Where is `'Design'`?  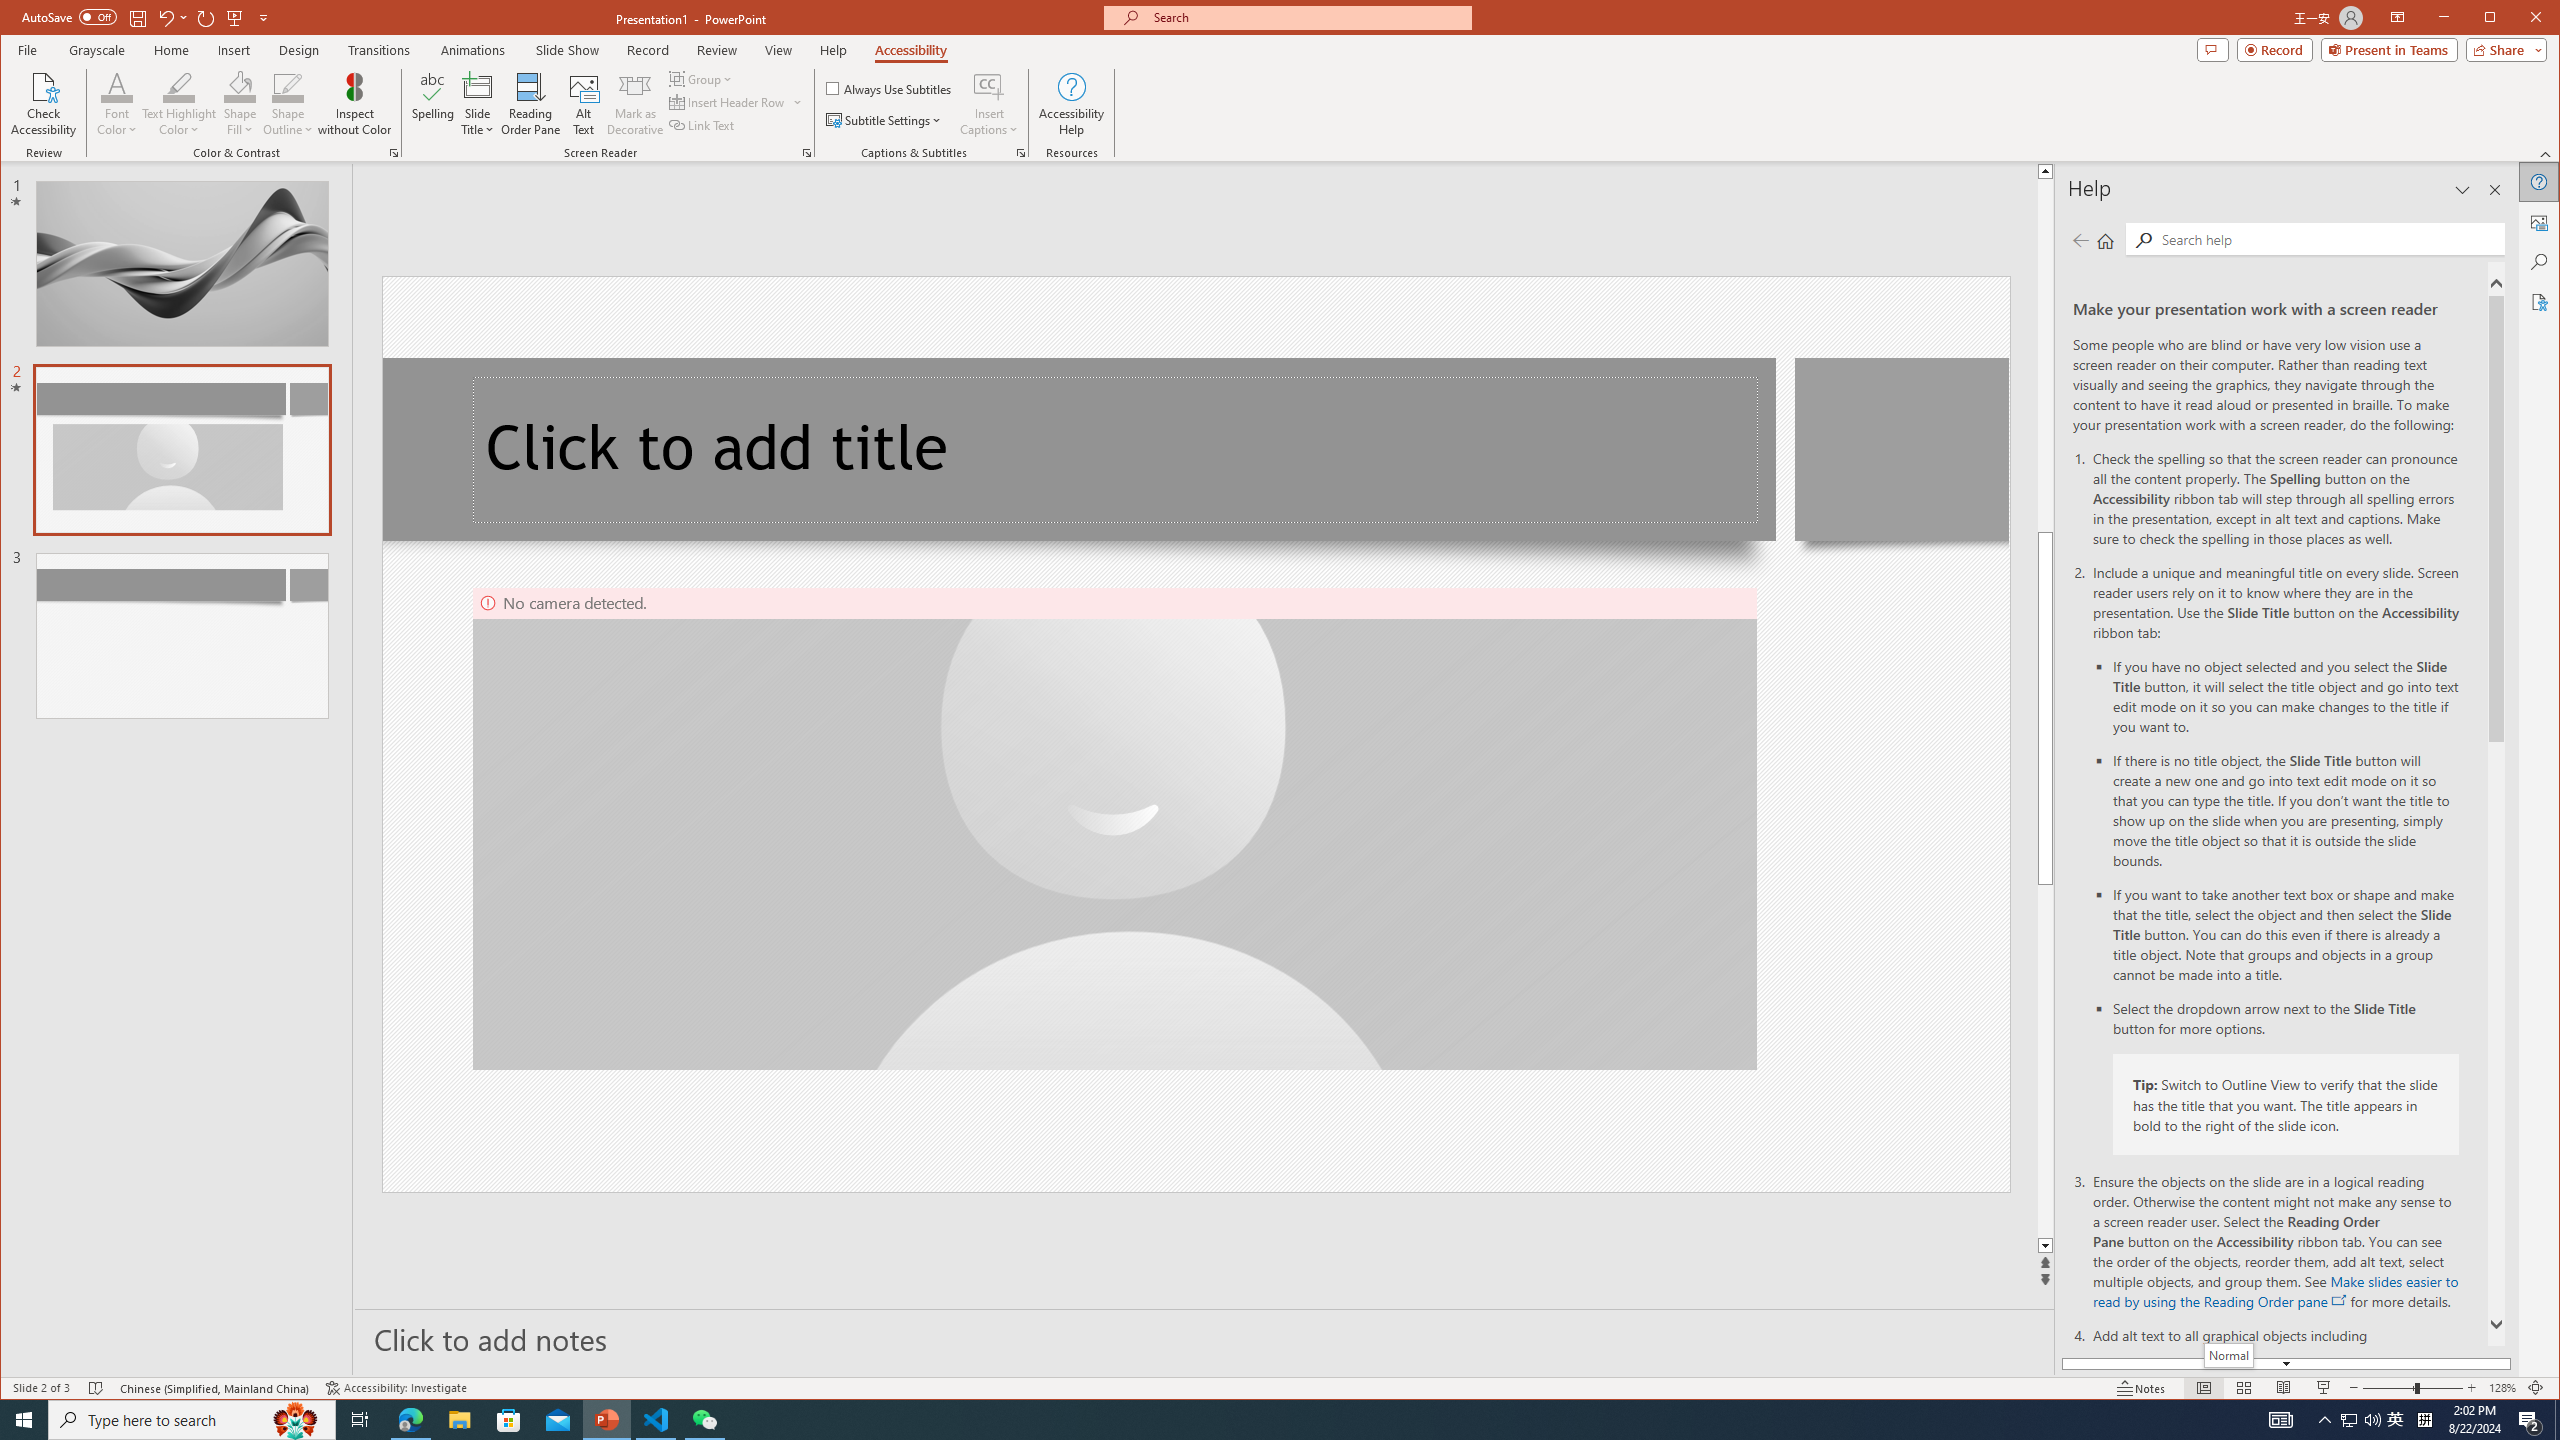
'Design' is located at coordinates (298, 49).